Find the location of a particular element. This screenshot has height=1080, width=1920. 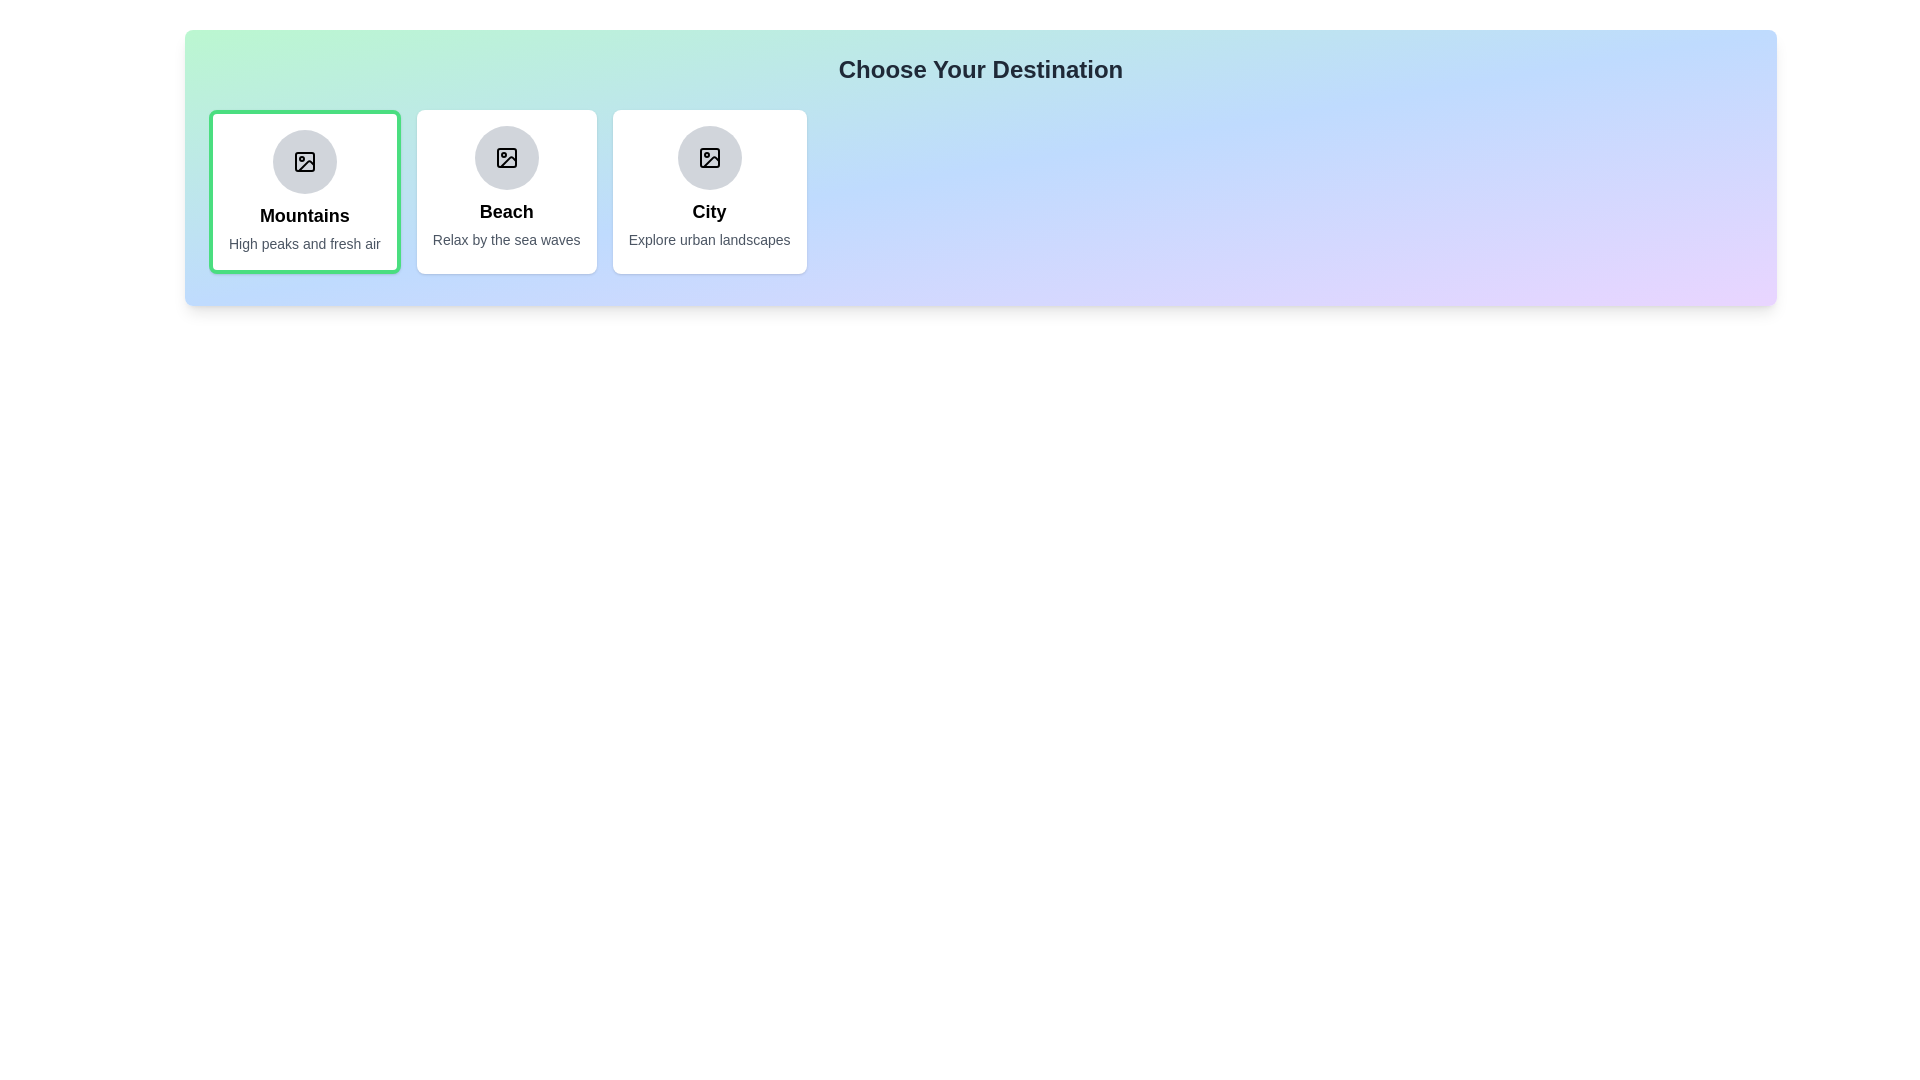

the chip labeled 'City' to observe its hover effect is located at coordinates (709, 192).